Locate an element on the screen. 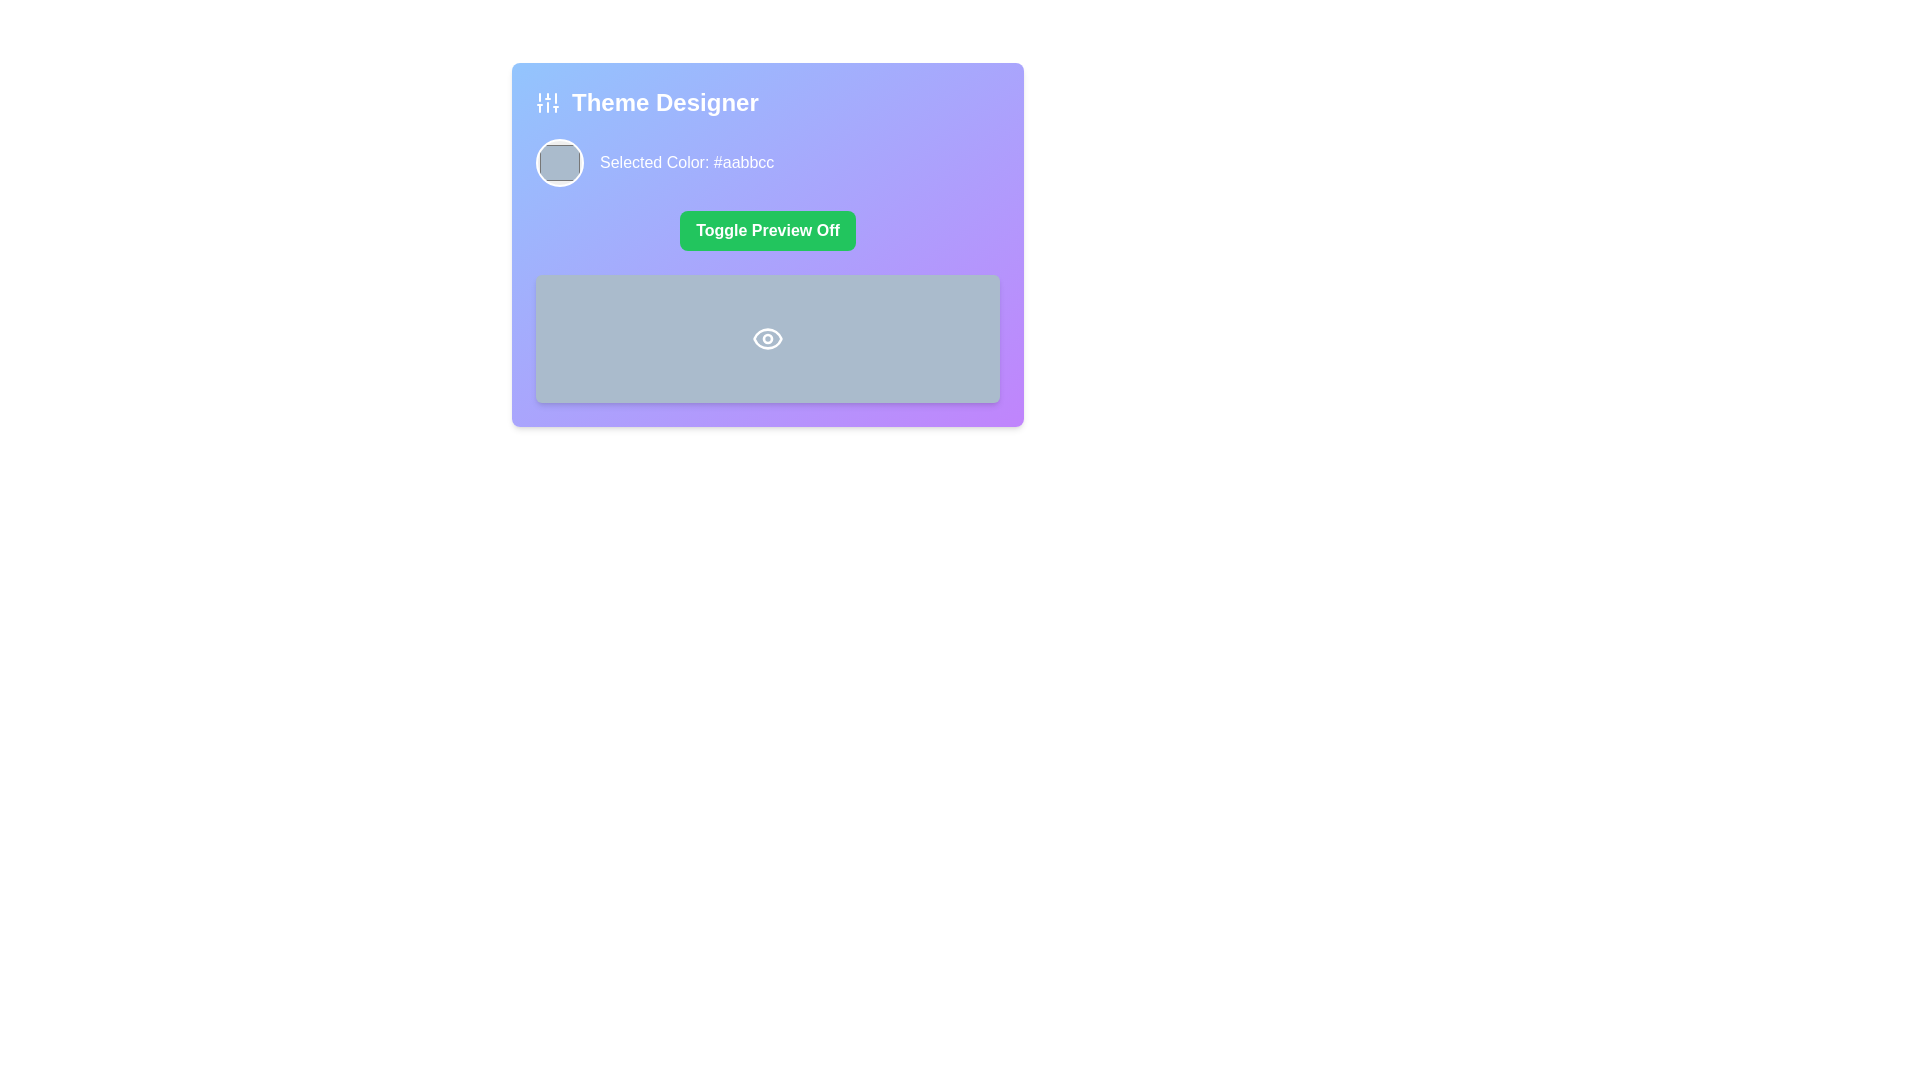 The height and width of the screenshot is (1080, 1920). the text label displaying 'Selected Color: #aabbcc', which indicates the currently selected color and is positioned to the right of a circular color preview component is located at coordinates (687, 161).